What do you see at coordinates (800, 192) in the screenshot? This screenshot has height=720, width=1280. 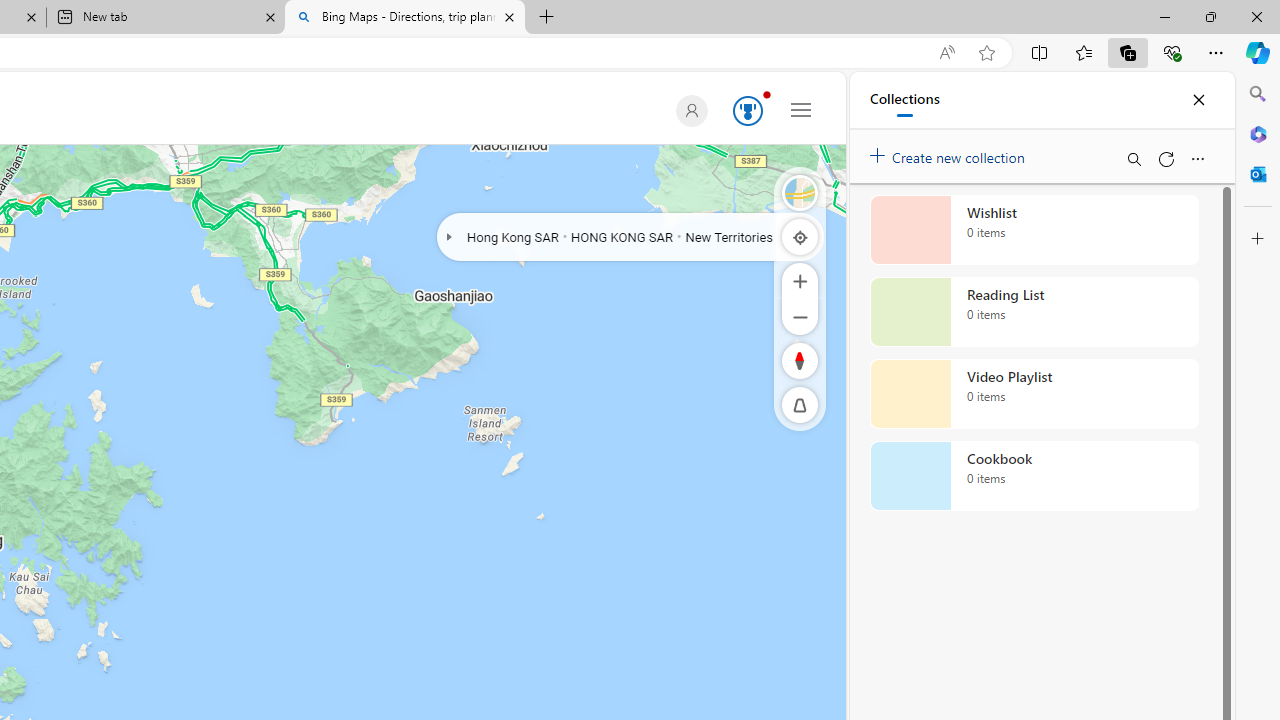 I see `'Bird'` at bounding box center [800, 192].